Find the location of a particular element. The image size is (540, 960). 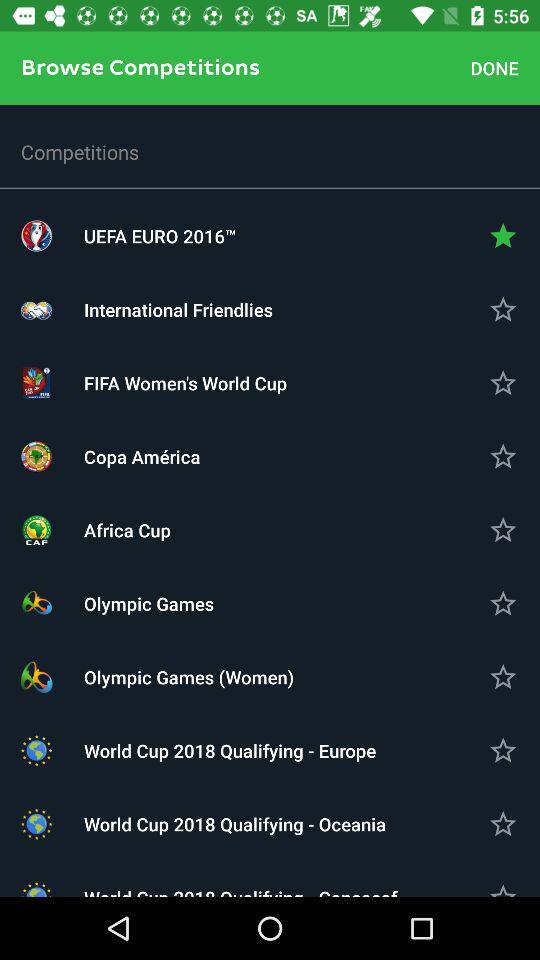

the fifa women s icon is located at coordinates (270, 382).